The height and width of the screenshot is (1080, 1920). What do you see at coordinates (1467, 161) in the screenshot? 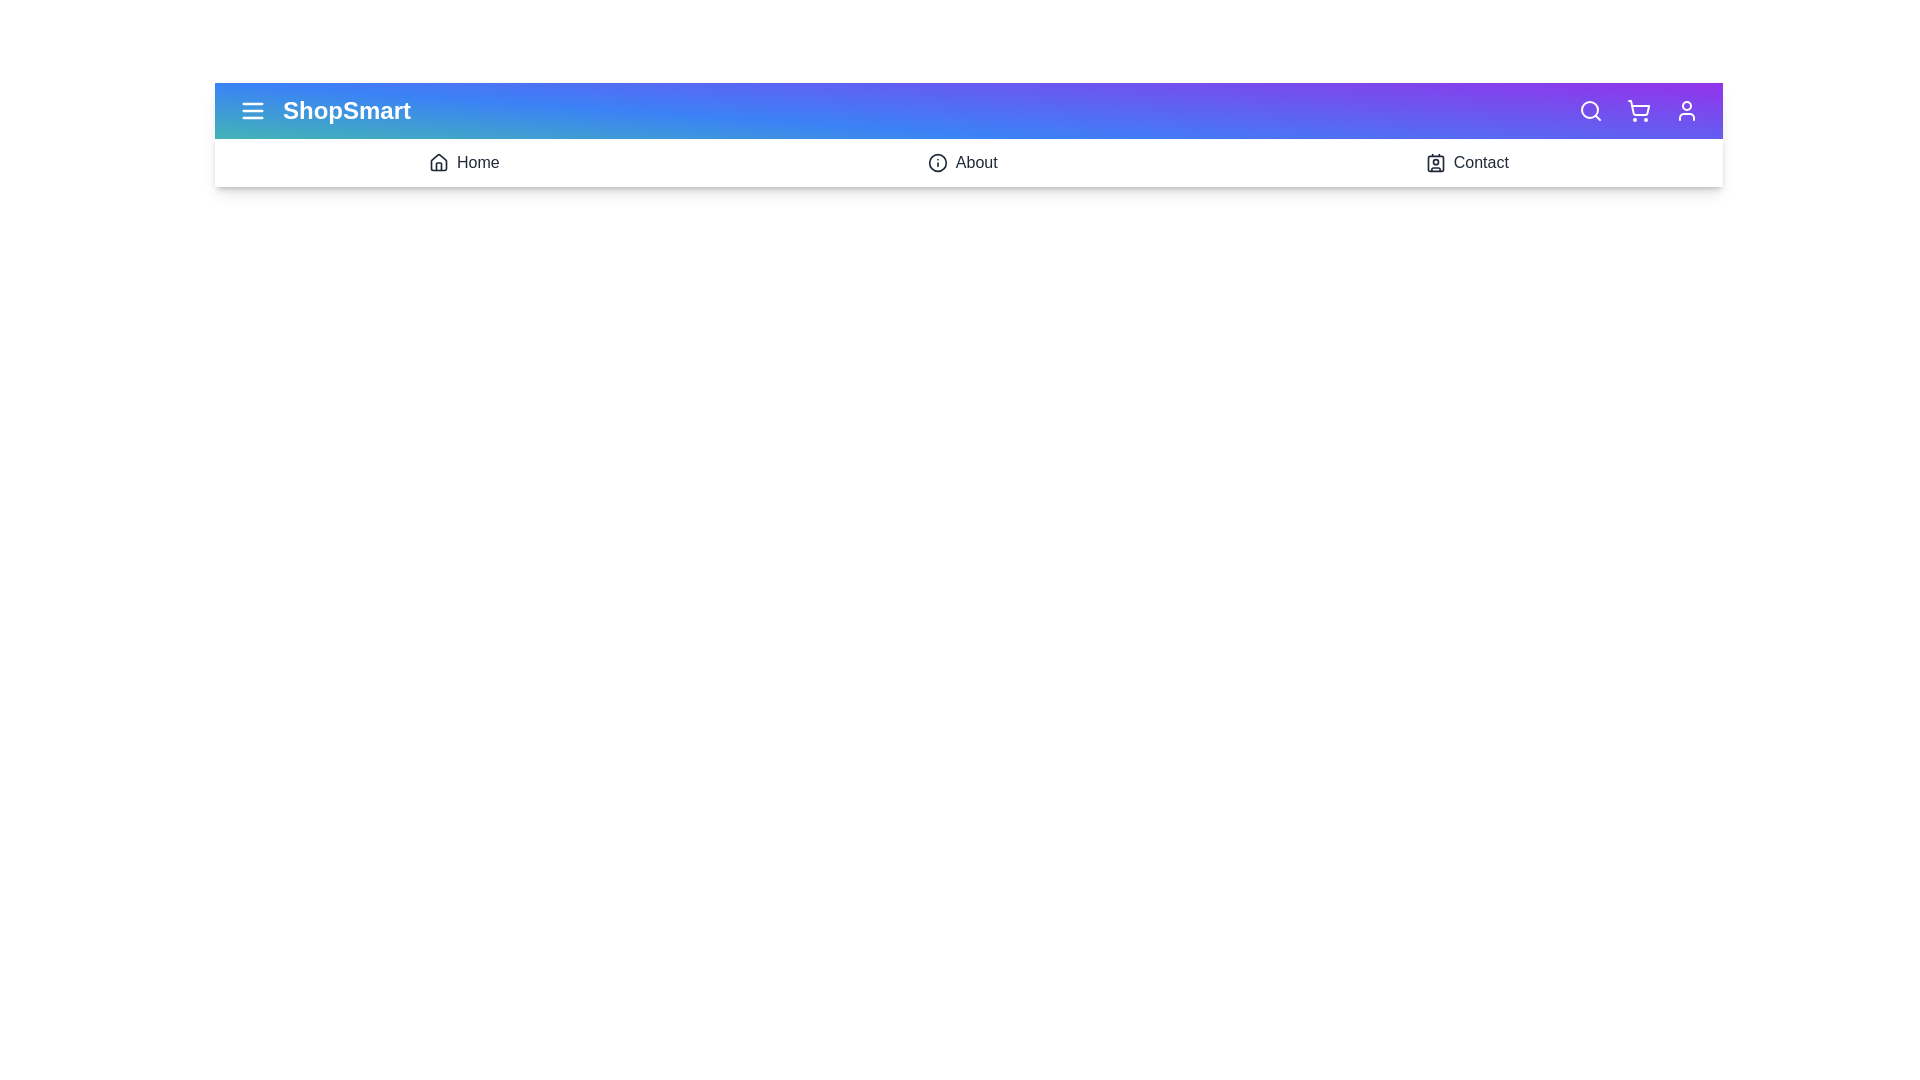
I see `the 'Contact' icon to navigate to the 'Contact' section` at bounding box center [1467, 161].